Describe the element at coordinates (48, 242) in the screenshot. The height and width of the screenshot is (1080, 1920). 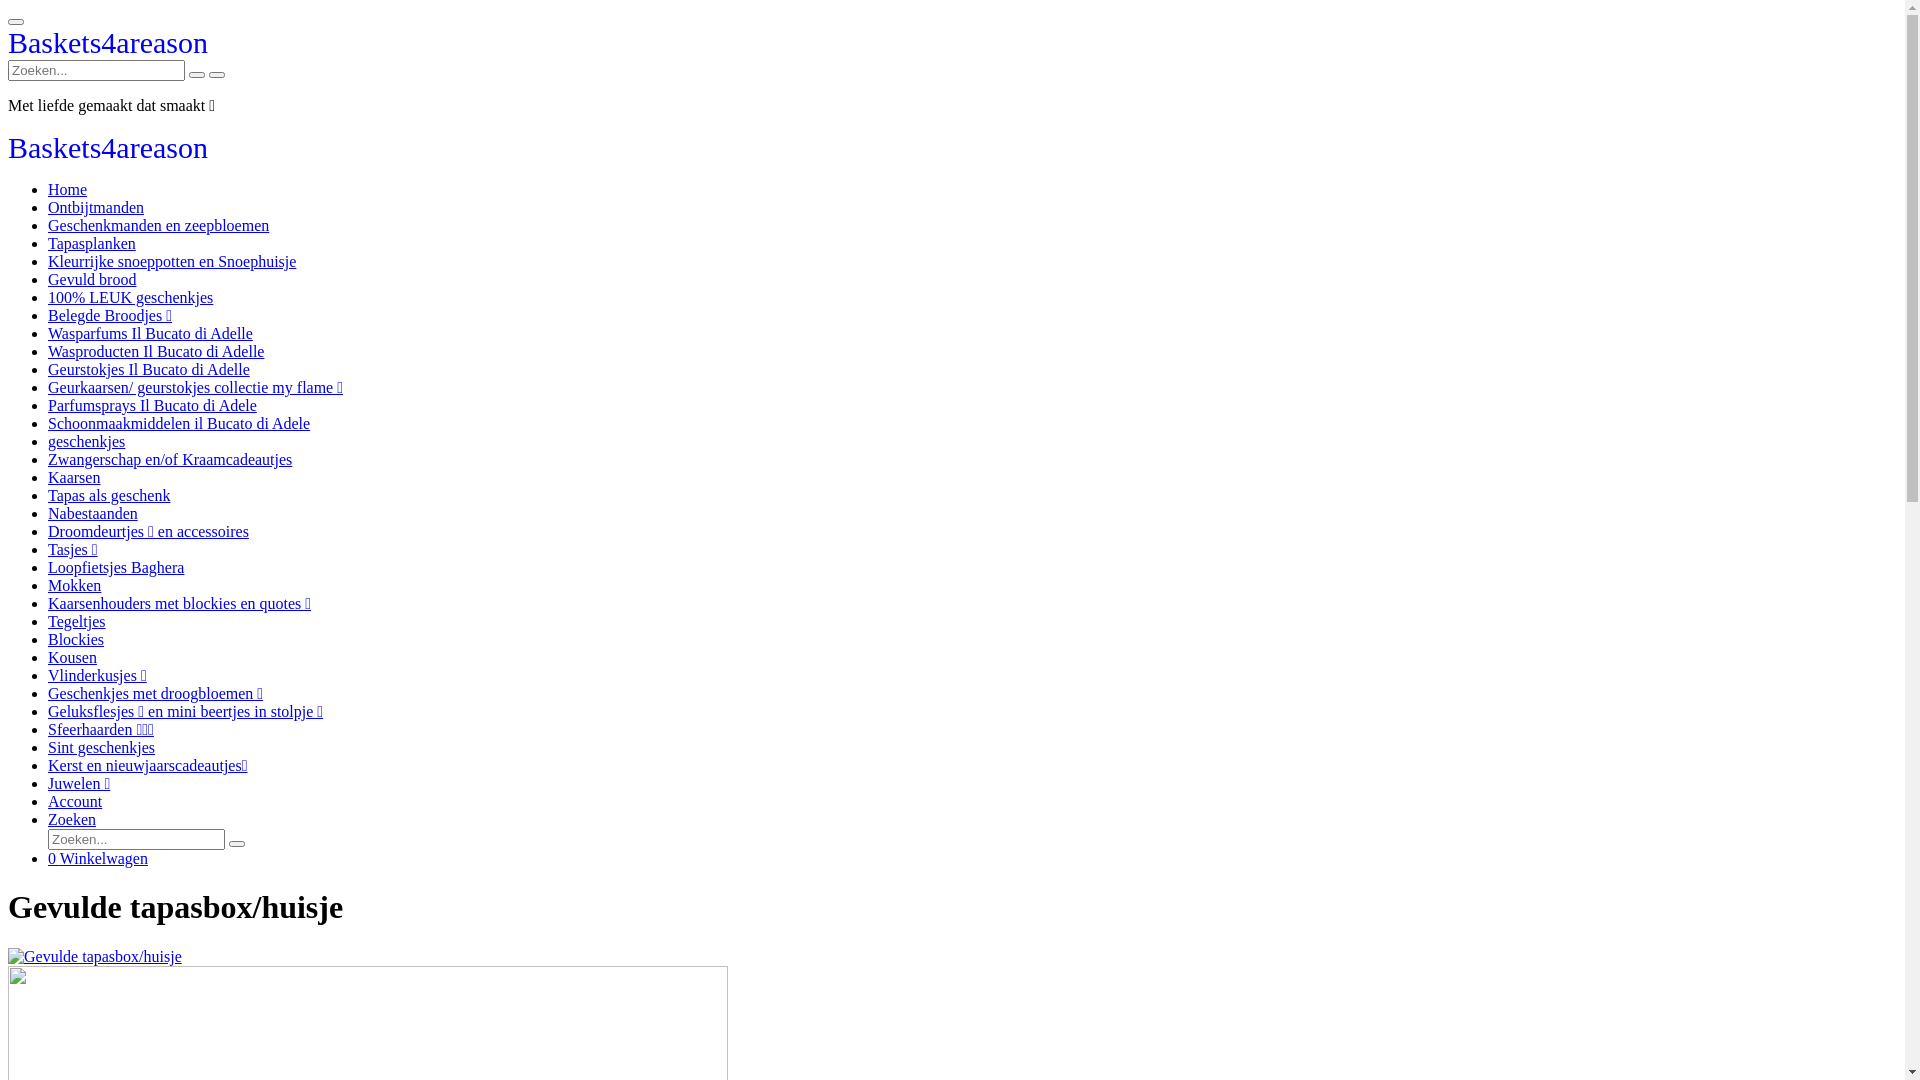
I see `'Tapasplanken'` at that location.